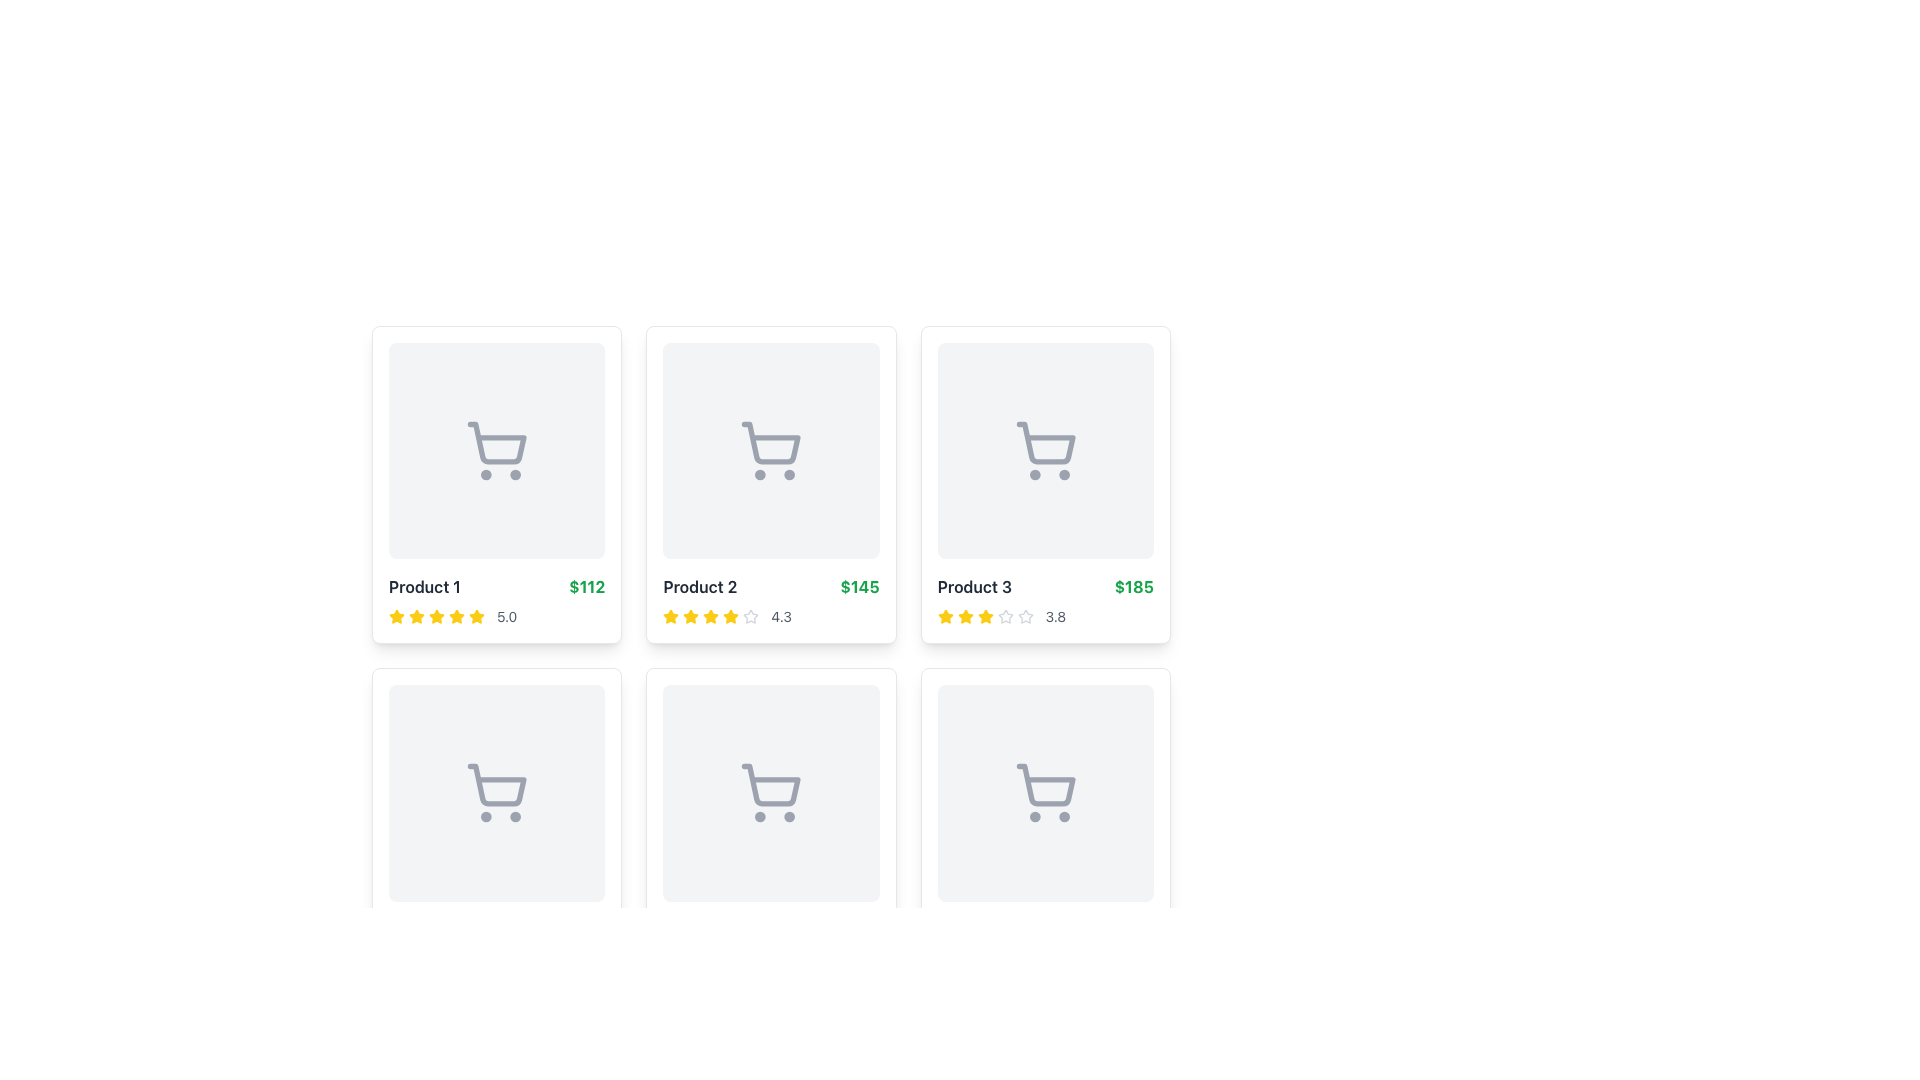  Describe the element at coordinates (475, 616) in the screenshot. I see `first star in the five-star rating system for 'Product 1', located underneath the 'Product 1' card in the top-left area of the interface` at that location.